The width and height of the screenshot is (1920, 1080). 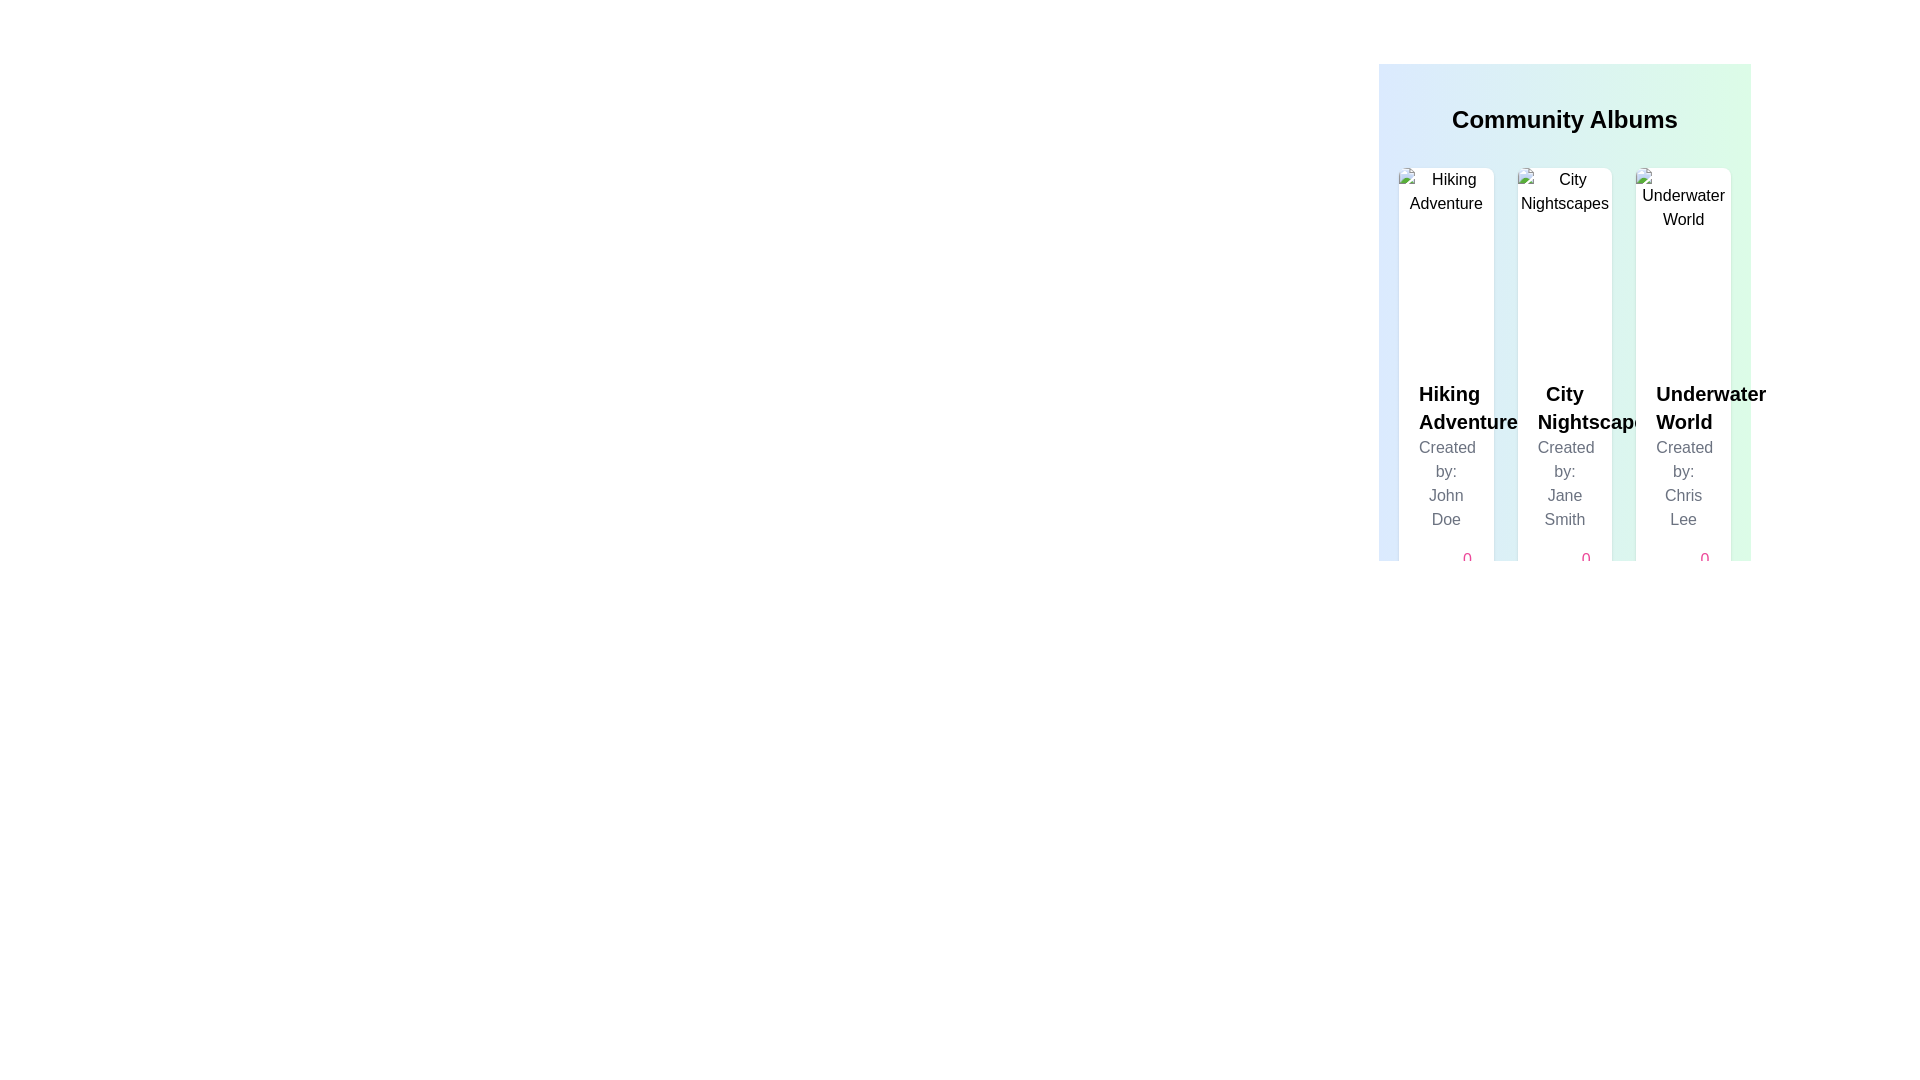 I want to click on the comments button located to the right of the '0 Likes' button, so click(x=1542, y=571).